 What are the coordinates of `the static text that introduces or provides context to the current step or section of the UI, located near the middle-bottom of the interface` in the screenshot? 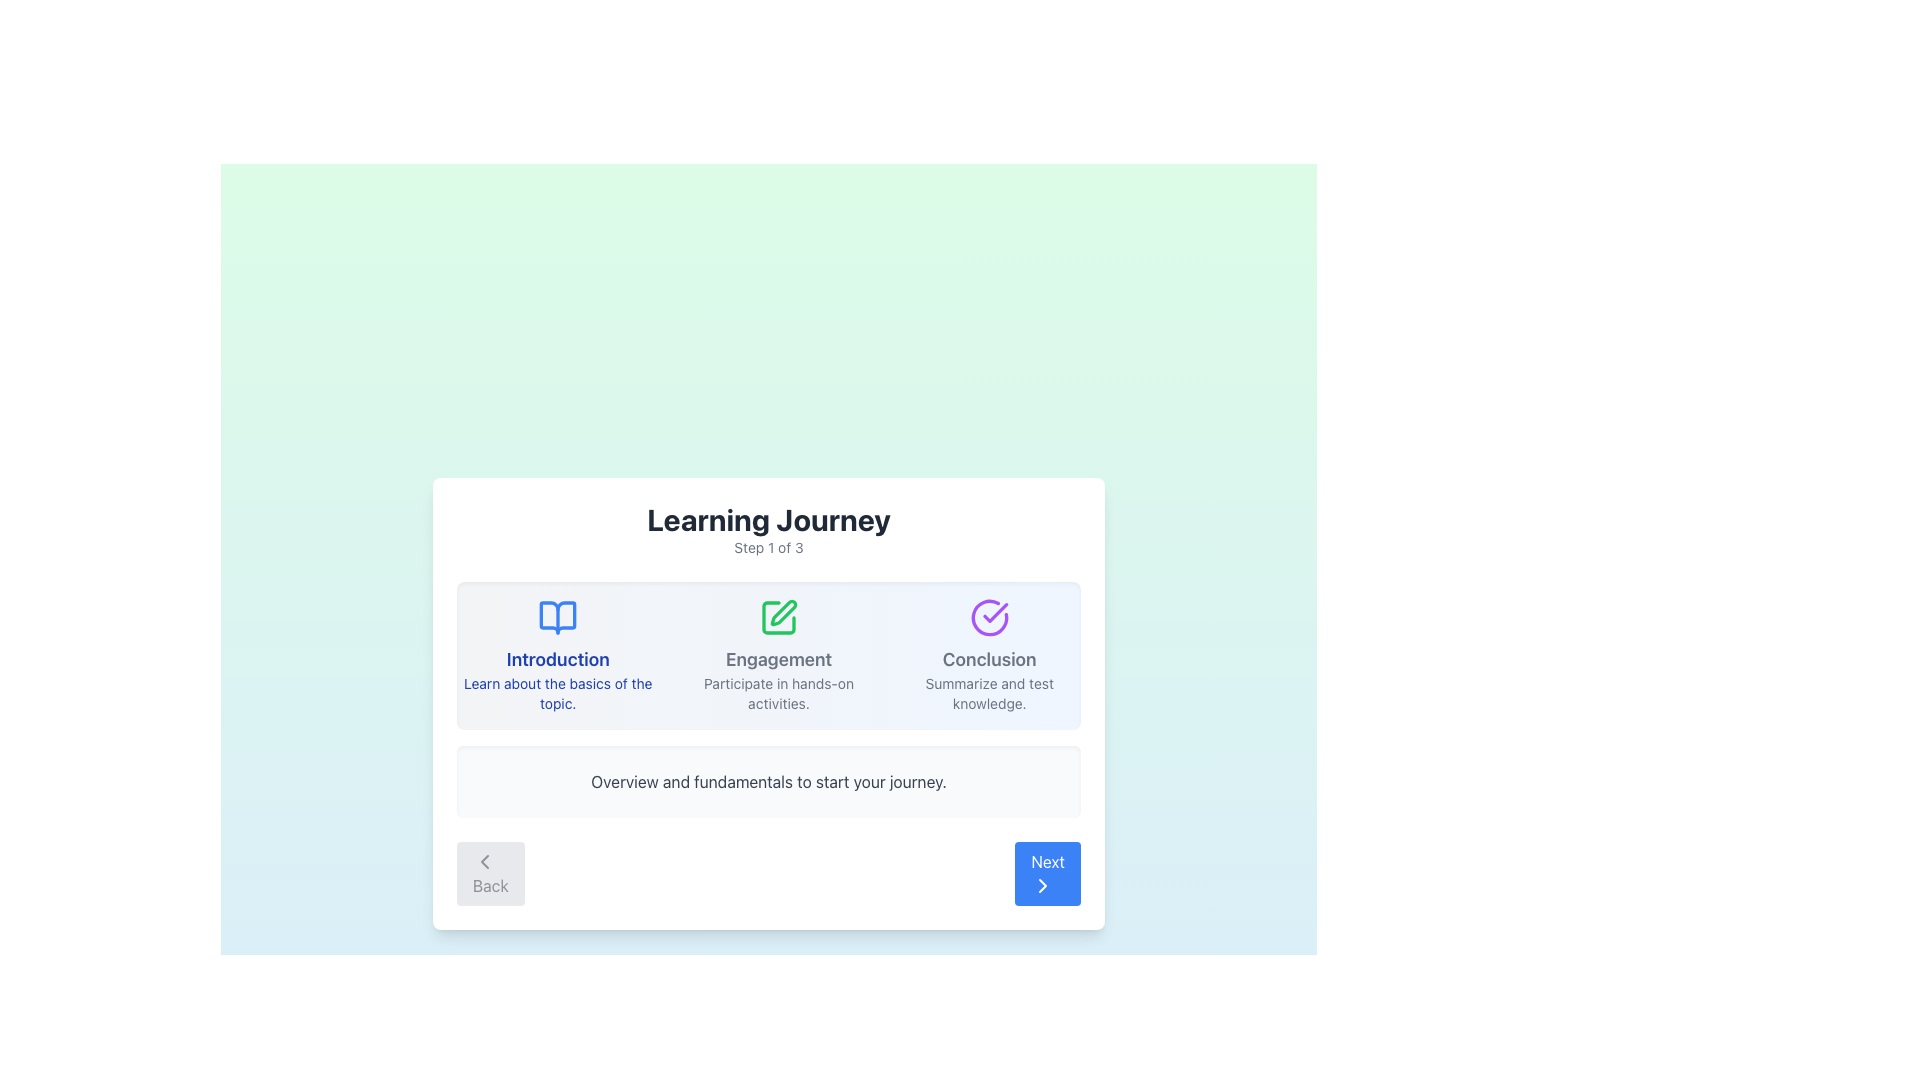 It's located at (767, 781).